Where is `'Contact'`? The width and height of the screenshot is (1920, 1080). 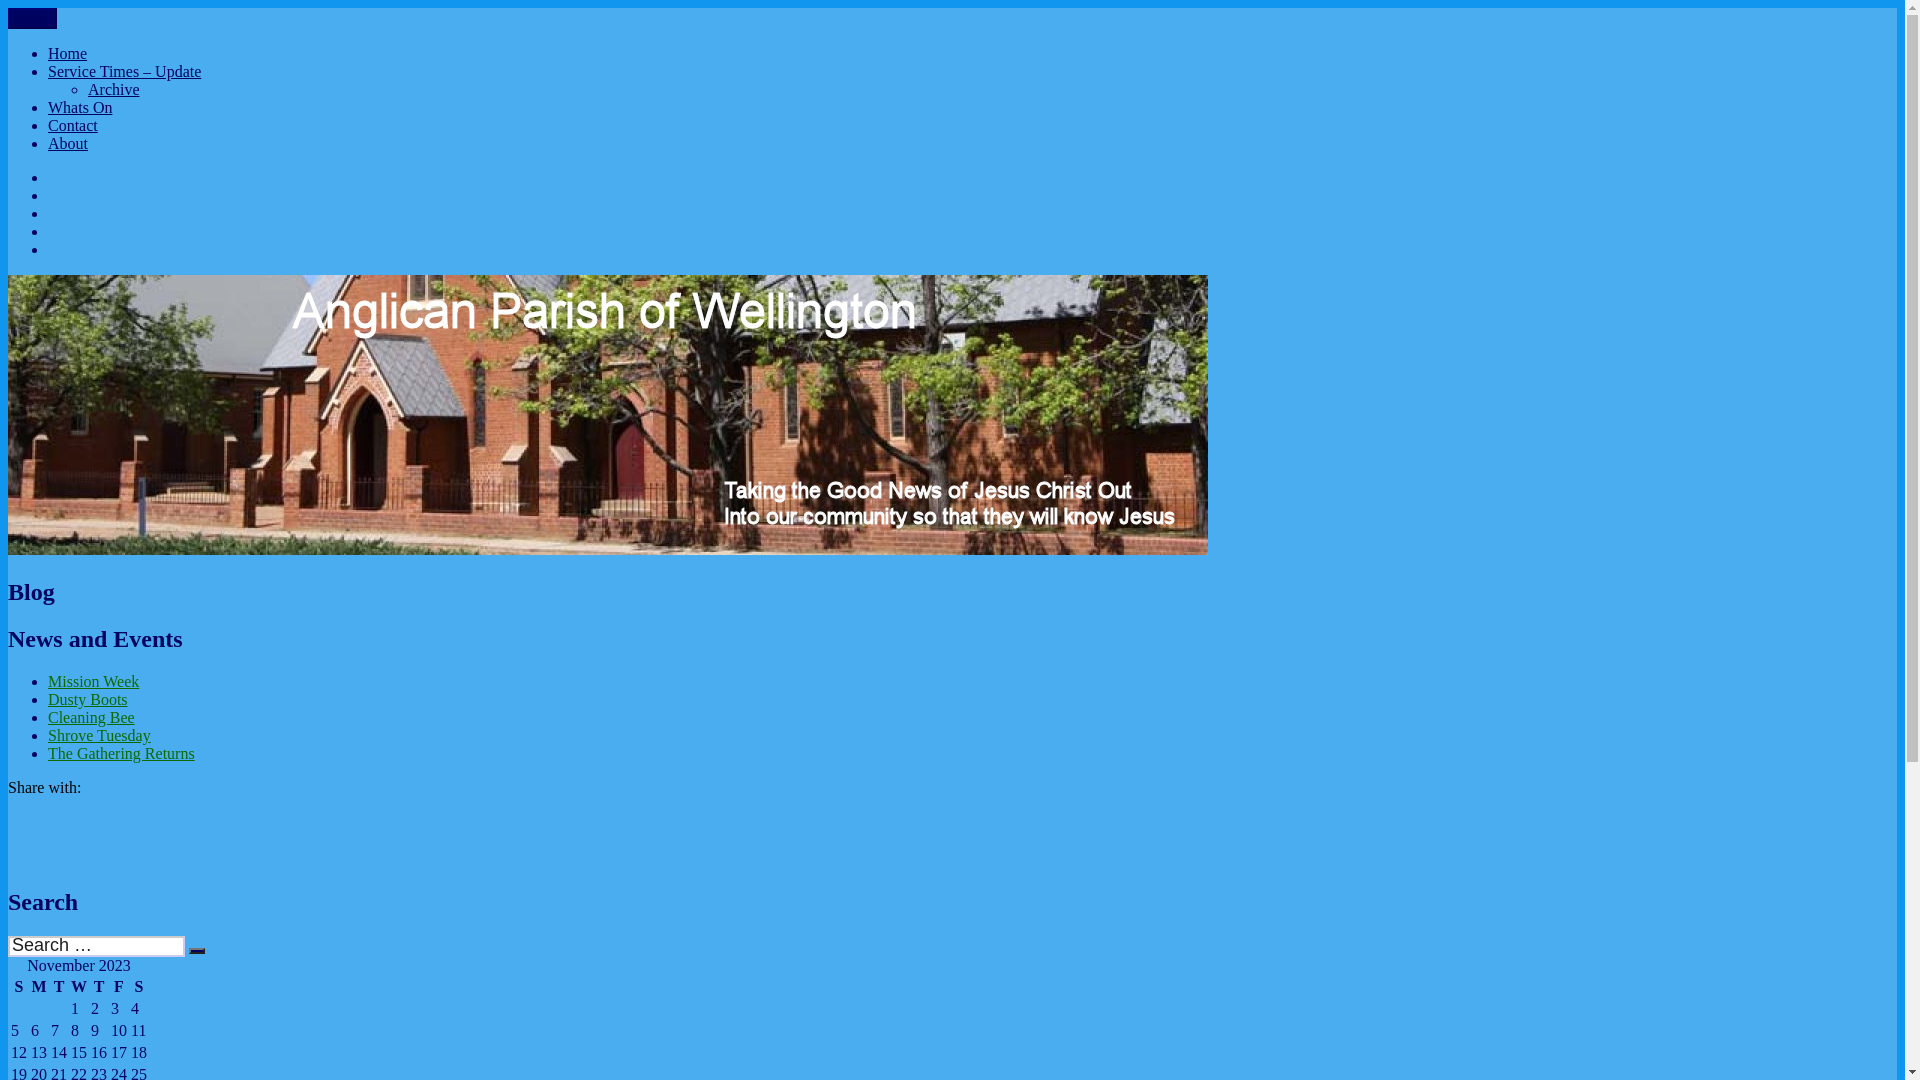
'Contact' is located at coordinates (72, 125).